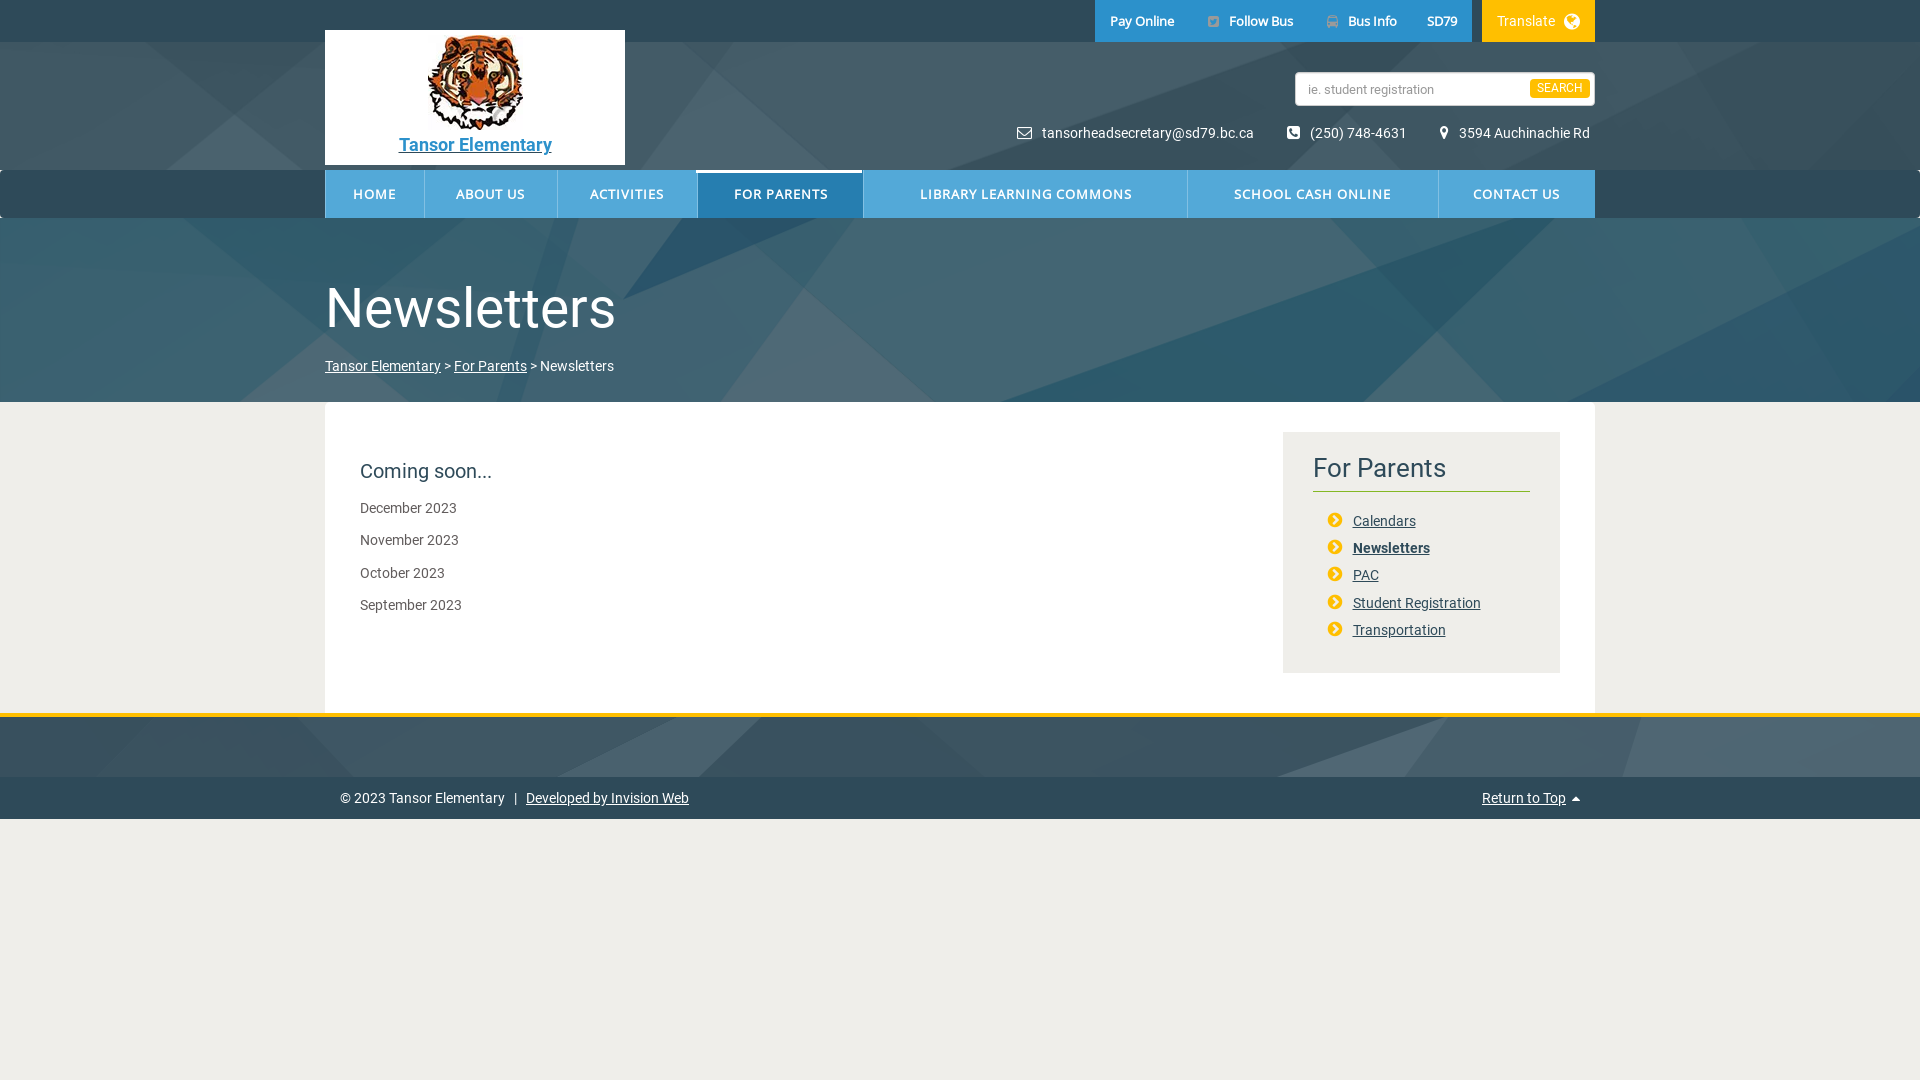  Describe the element at coordinates (697, 193) in the screenshot. I see `'FOR PARENTS'` at that location.